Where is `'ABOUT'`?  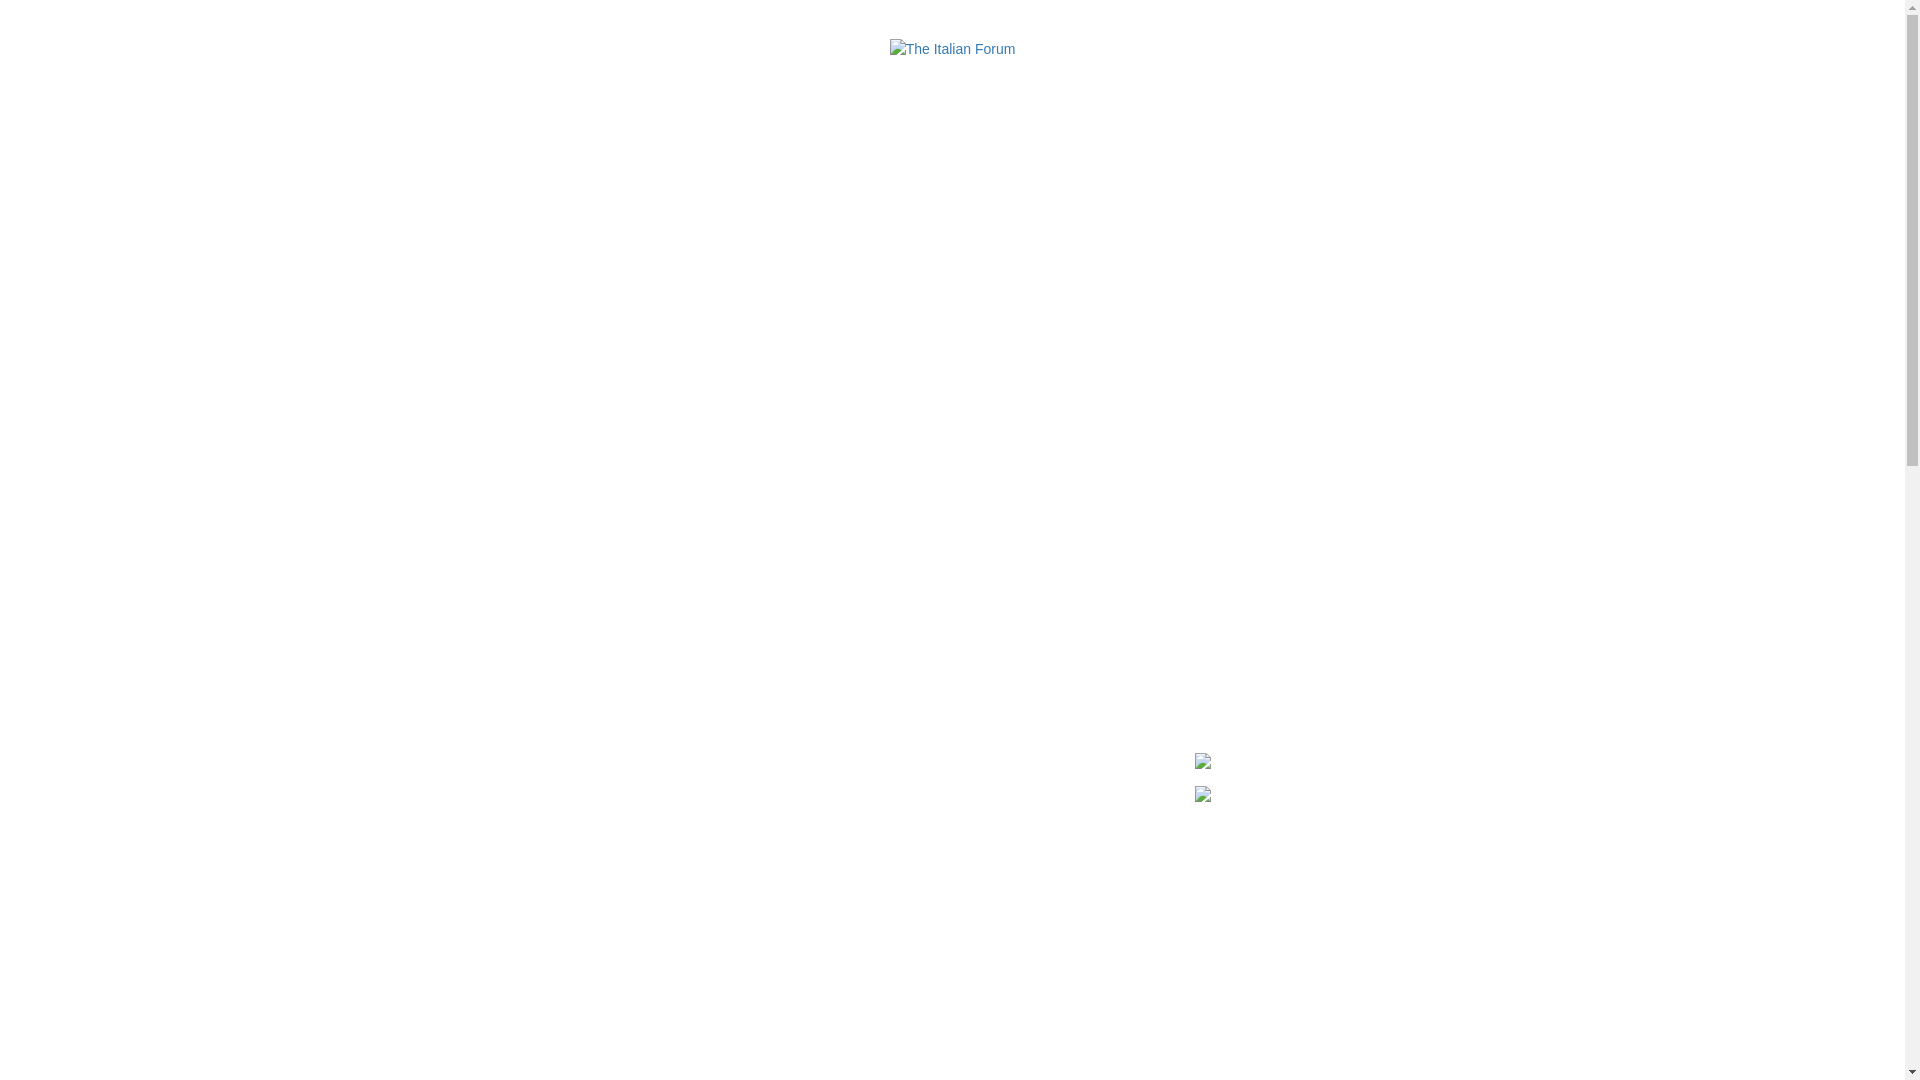 'ABOUT' is located at coordinates (489, 63).